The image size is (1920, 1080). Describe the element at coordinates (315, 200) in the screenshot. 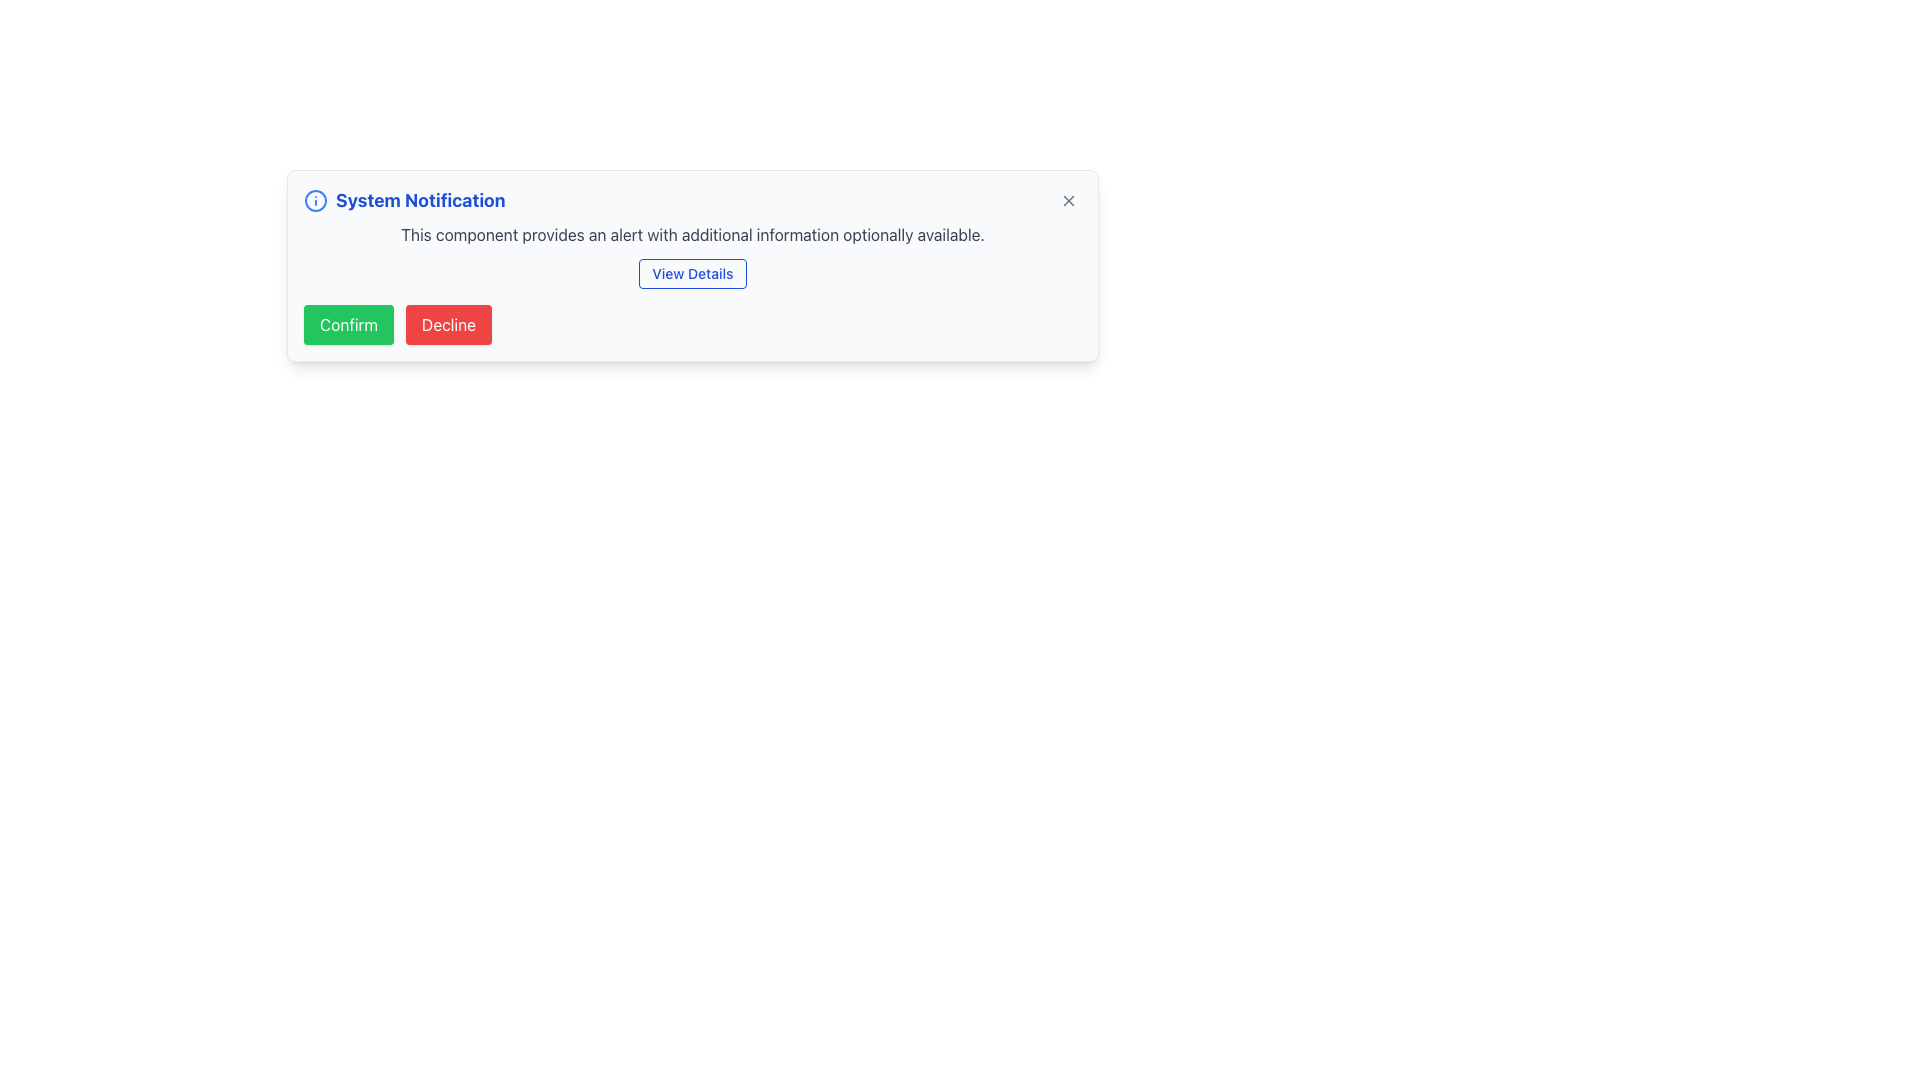

I see `the non-interactive circular icon with a blue outline and white center, located at the top left of the 'System Notification' card header` at that location.